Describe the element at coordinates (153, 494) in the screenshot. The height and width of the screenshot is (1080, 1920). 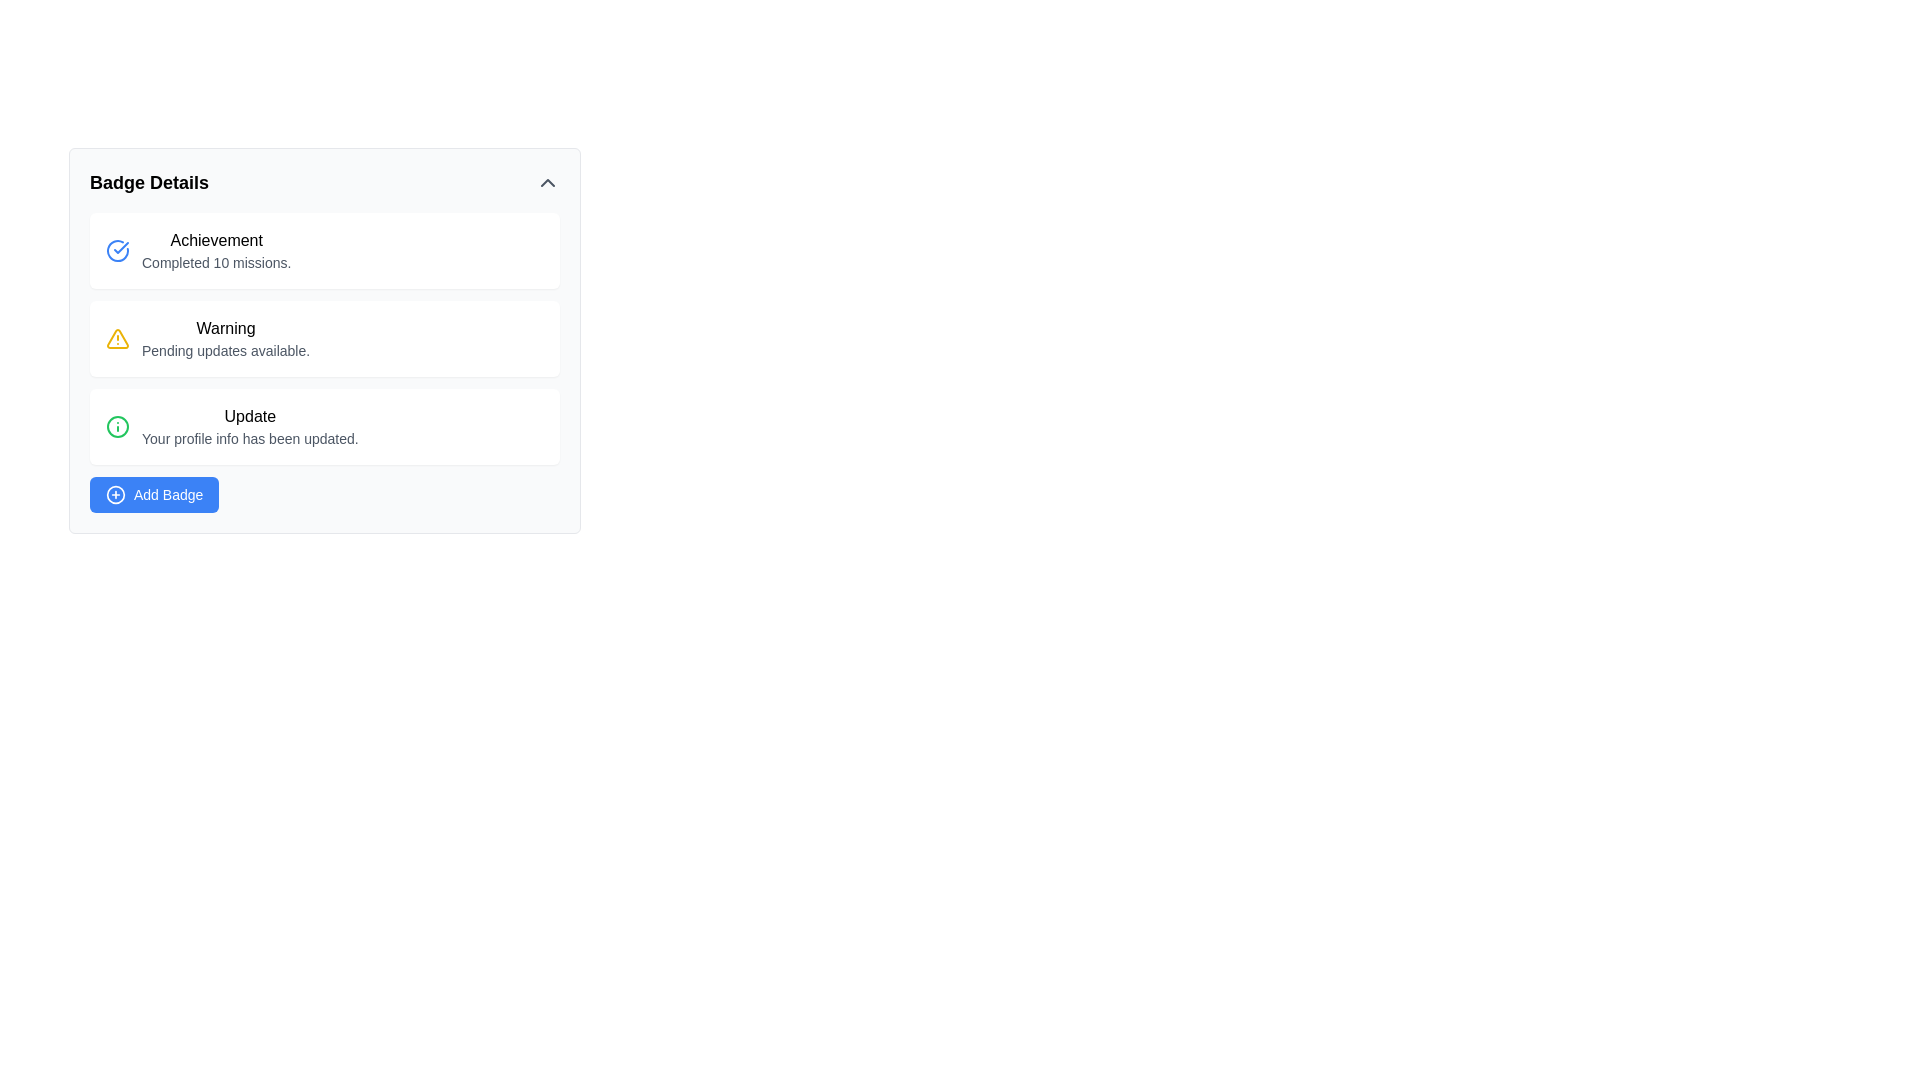
I see `the 'Add Badge' button, which has a blue background, white text, and a plus icon, located at the bottom of the 'Badge Details' group of cards` at that location.